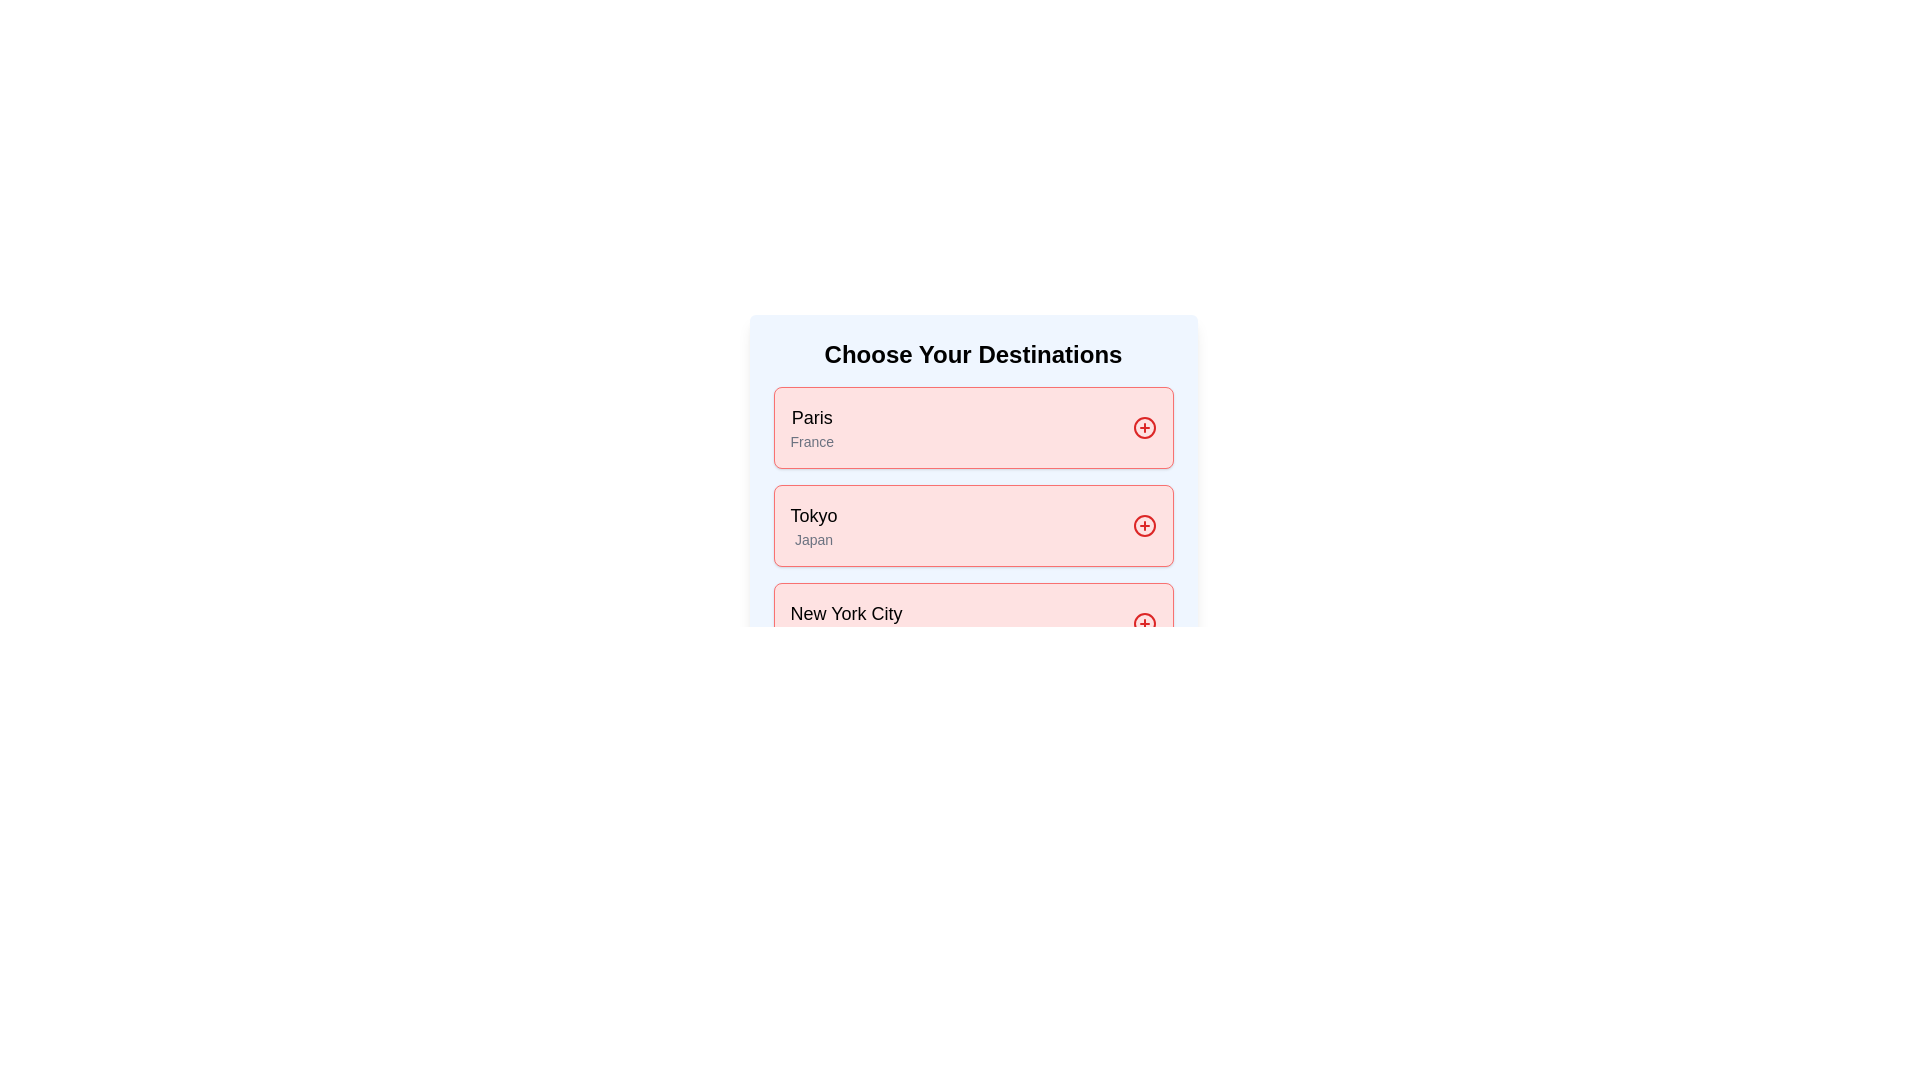 This screenshot has width=1920, height=1080. What do you see at coordinates (1144, 524) in the screenshot?
I see `the red circular plus icon associated with the 'Tokyo' entry` at bounding box center [1144, 524].